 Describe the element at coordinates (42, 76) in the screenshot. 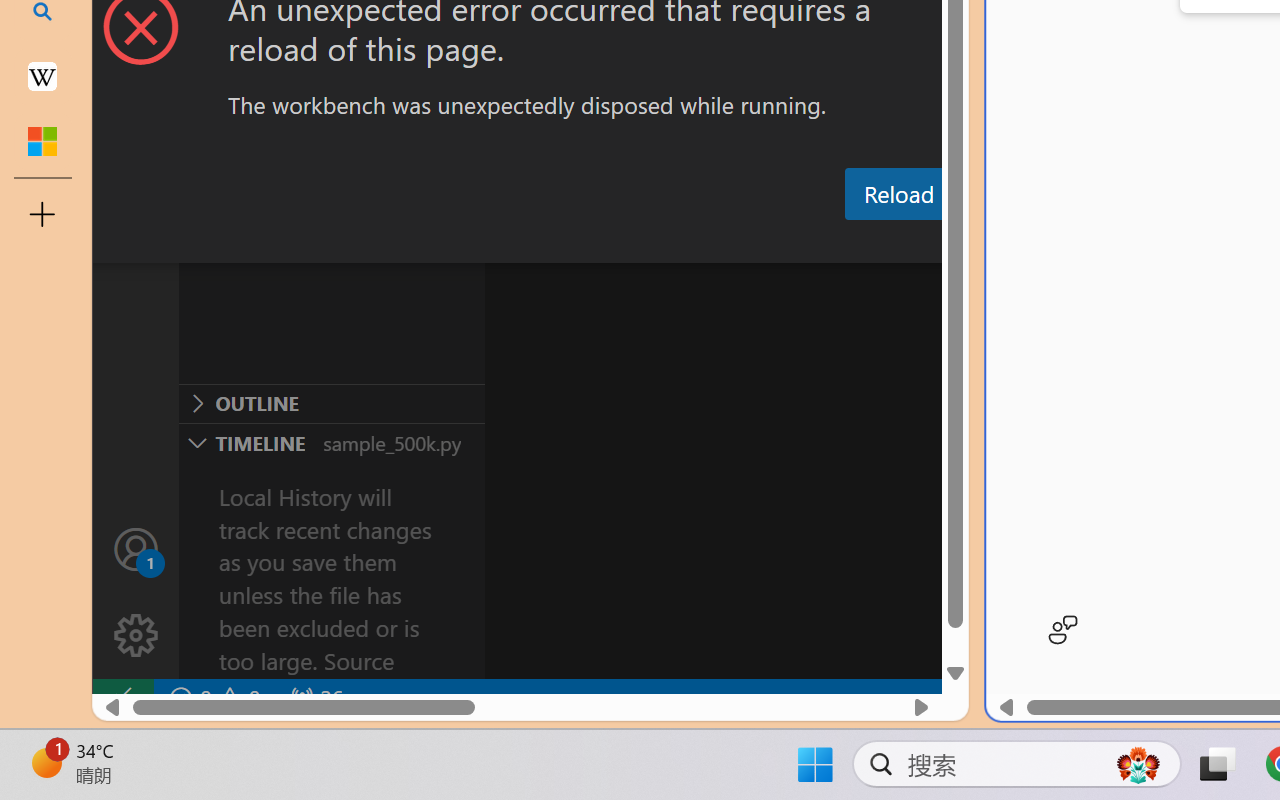

I see `'Earth - Wikipedia'` at that location.